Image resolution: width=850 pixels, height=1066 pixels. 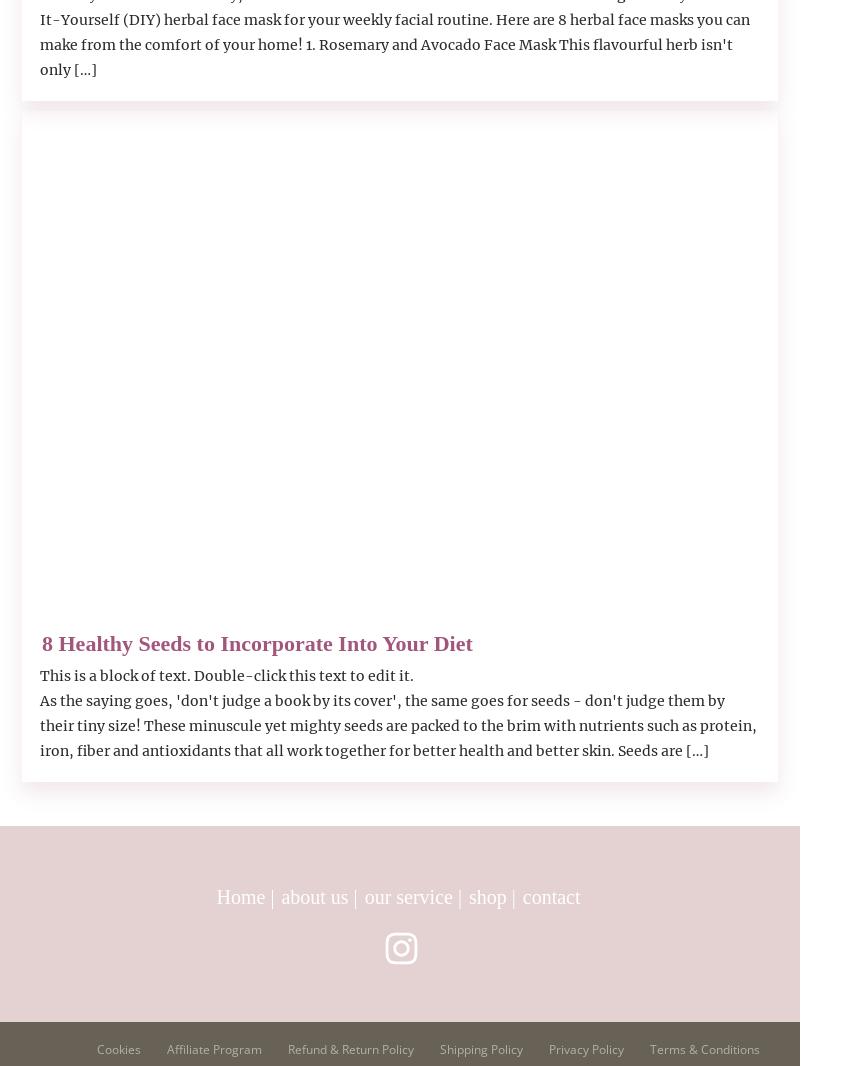 I want to click on 'our service', so click(x=362, y=897).